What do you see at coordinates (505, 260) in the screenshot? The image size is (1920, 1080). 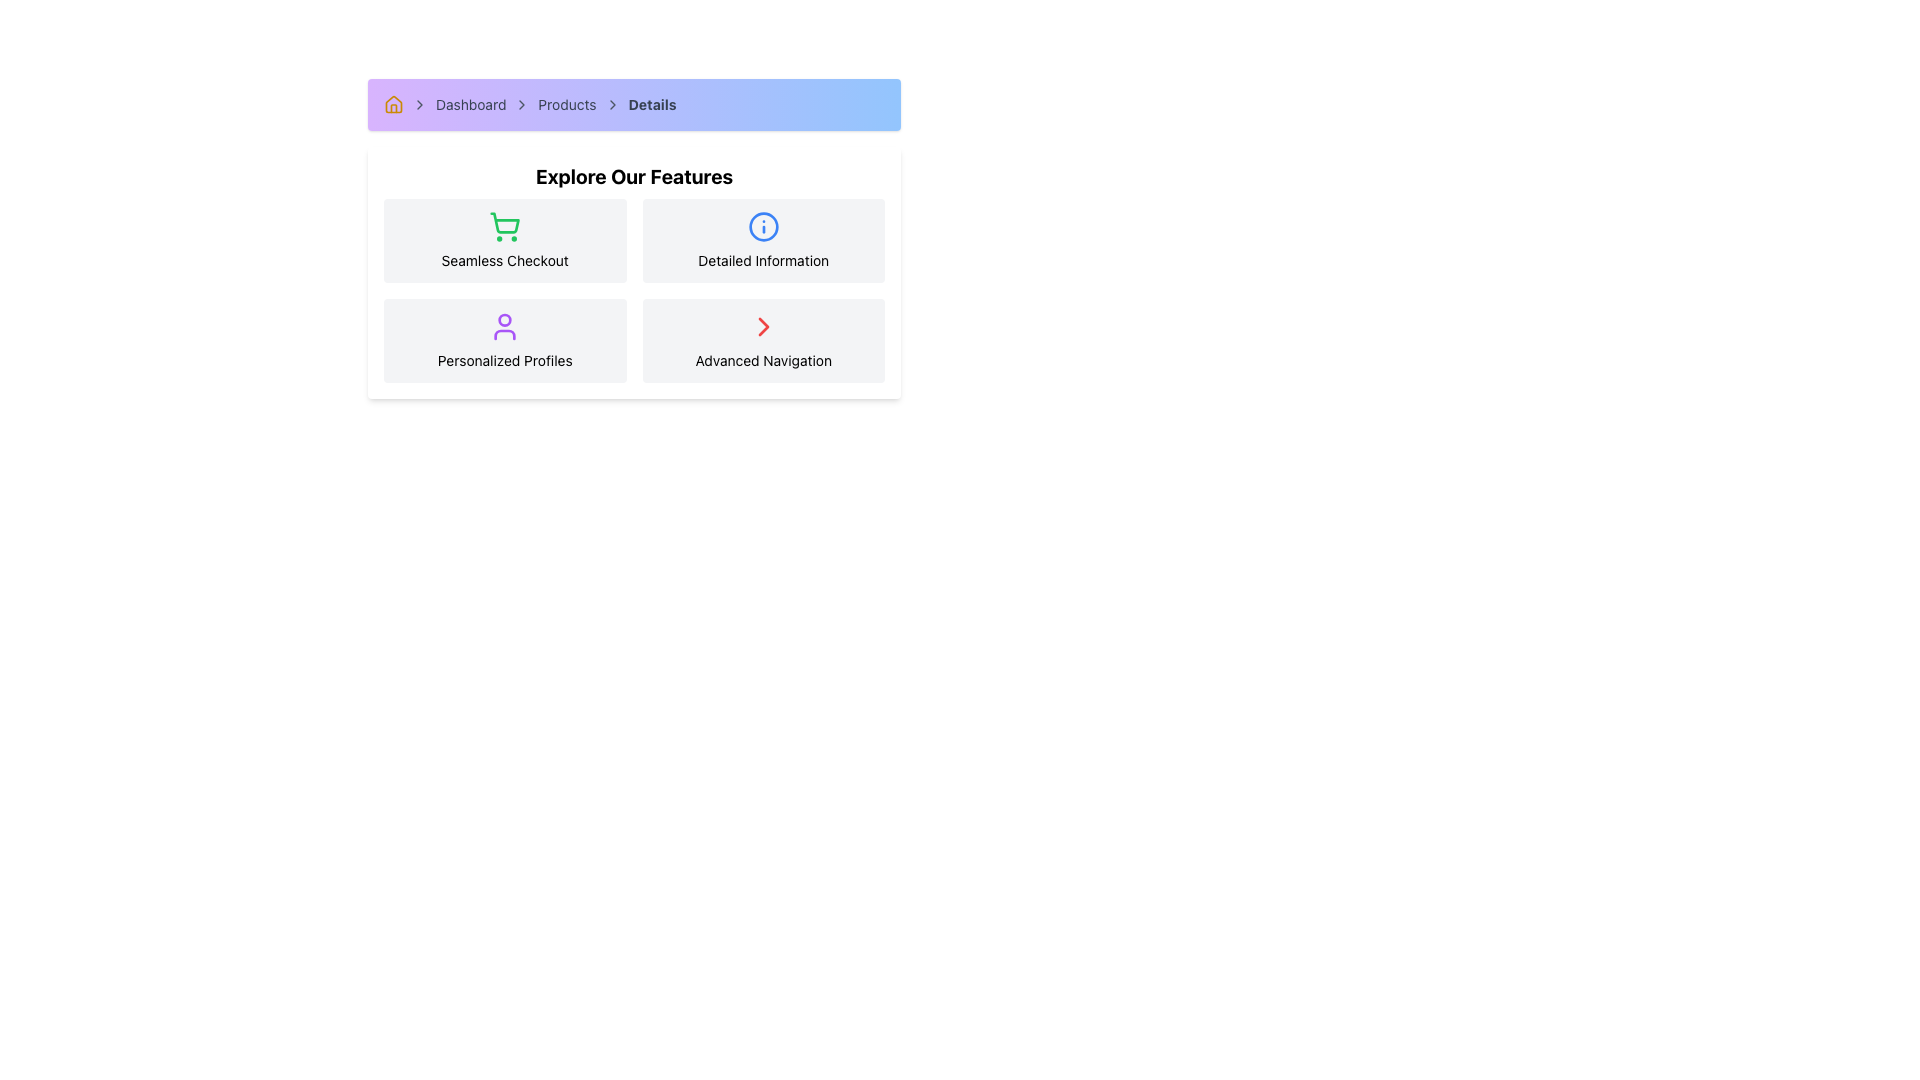 I see `text displayed in the small text block labeled 'Seamless Checkout', which is located in the middle-left rectangular card below the green shopping cart icon` at bounding box center [505, 260].